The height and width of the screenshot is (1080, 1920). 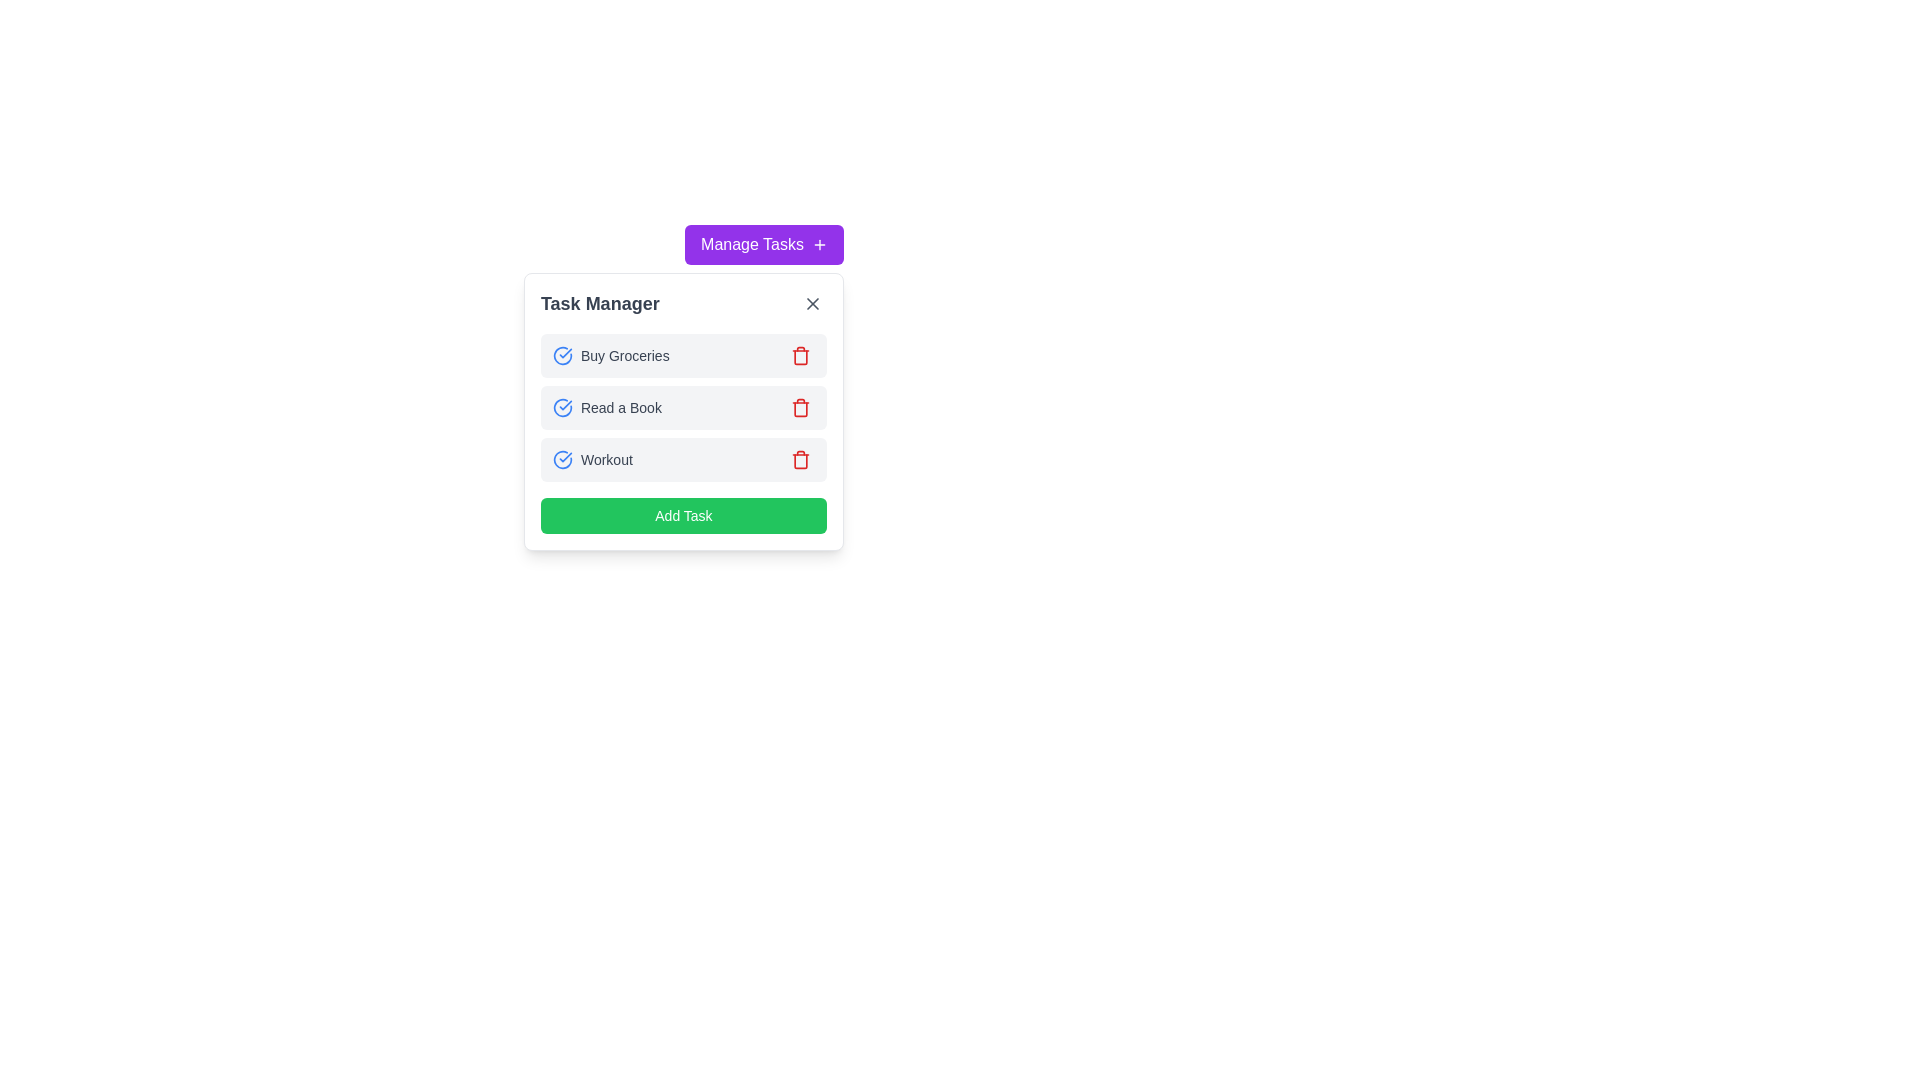 What do you see at coordinates (801, 459) in the screenshot?
I see `the delete button associated with the task named 'Workout'` at bounding box center [801, 459].